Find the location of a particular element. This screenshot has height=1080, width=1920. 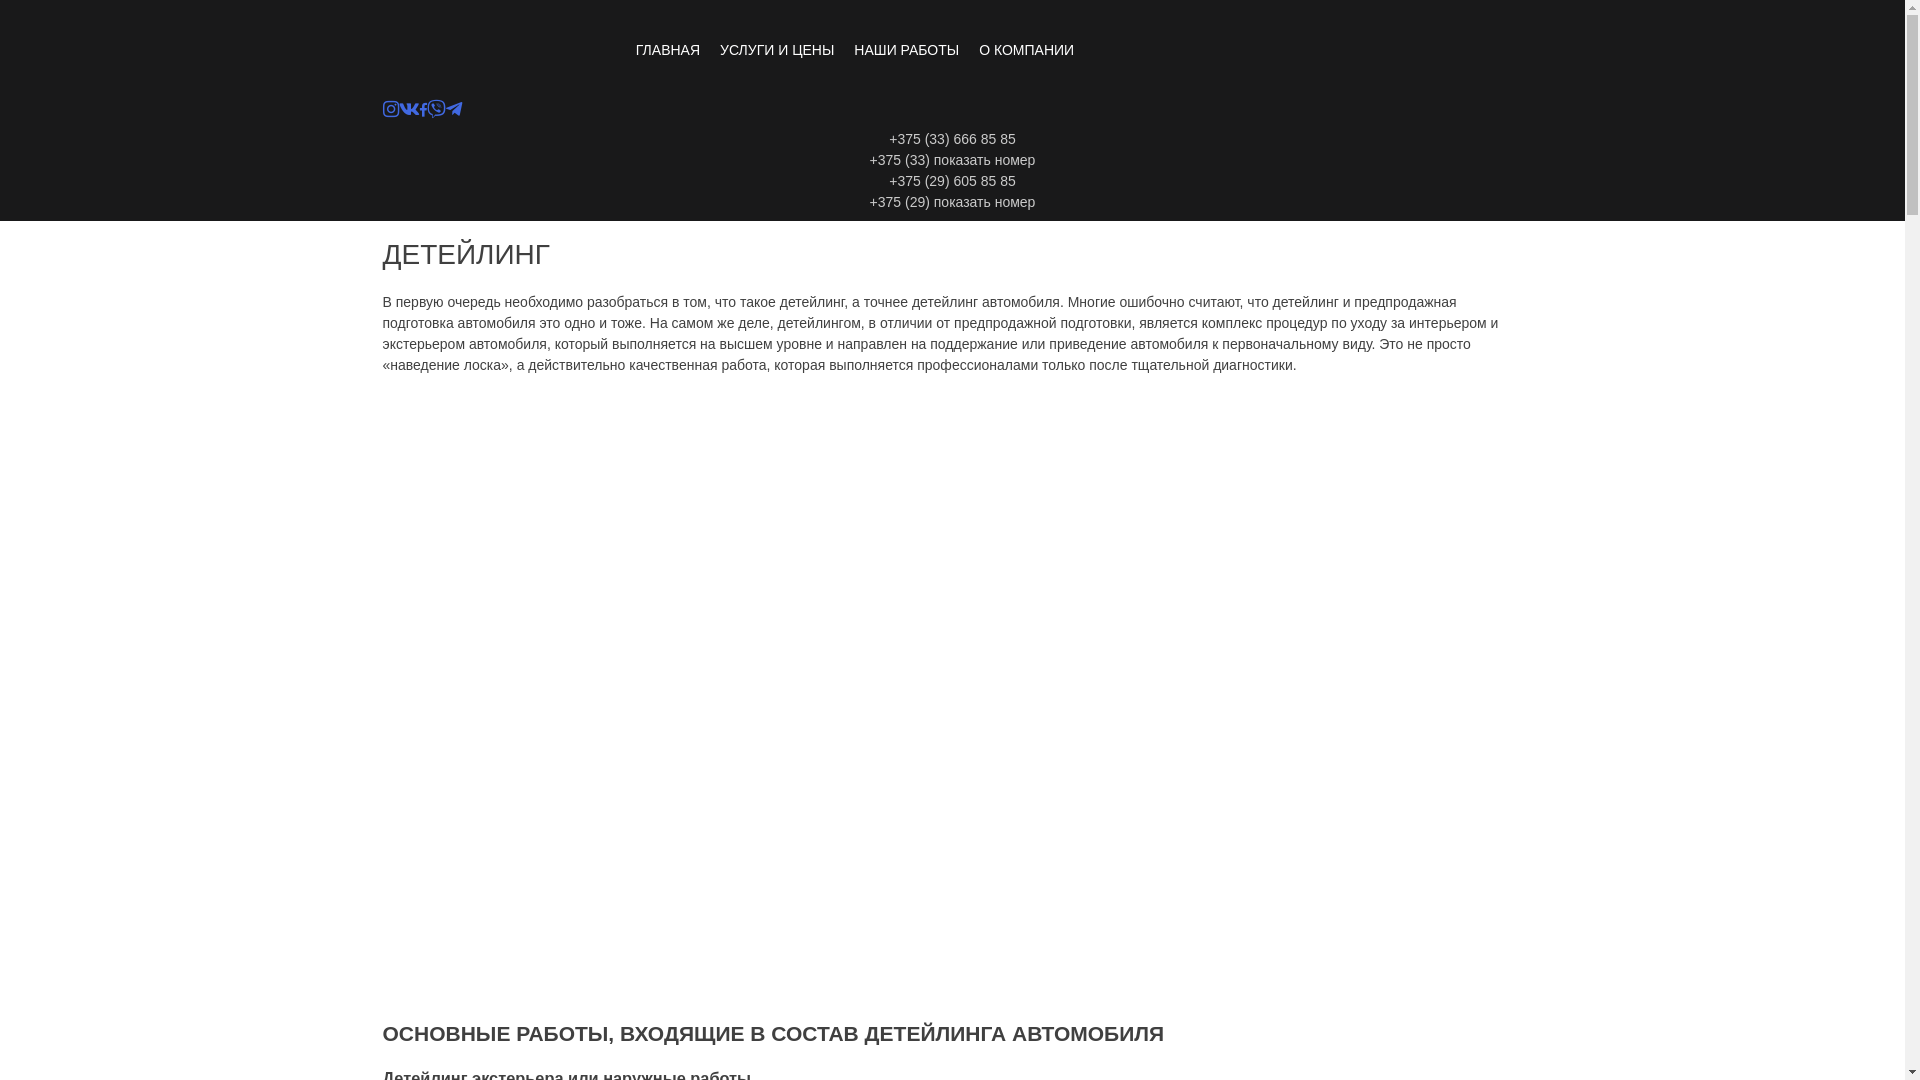

'+375 (29) 605 85 85' is located at coordinates (951, 181).